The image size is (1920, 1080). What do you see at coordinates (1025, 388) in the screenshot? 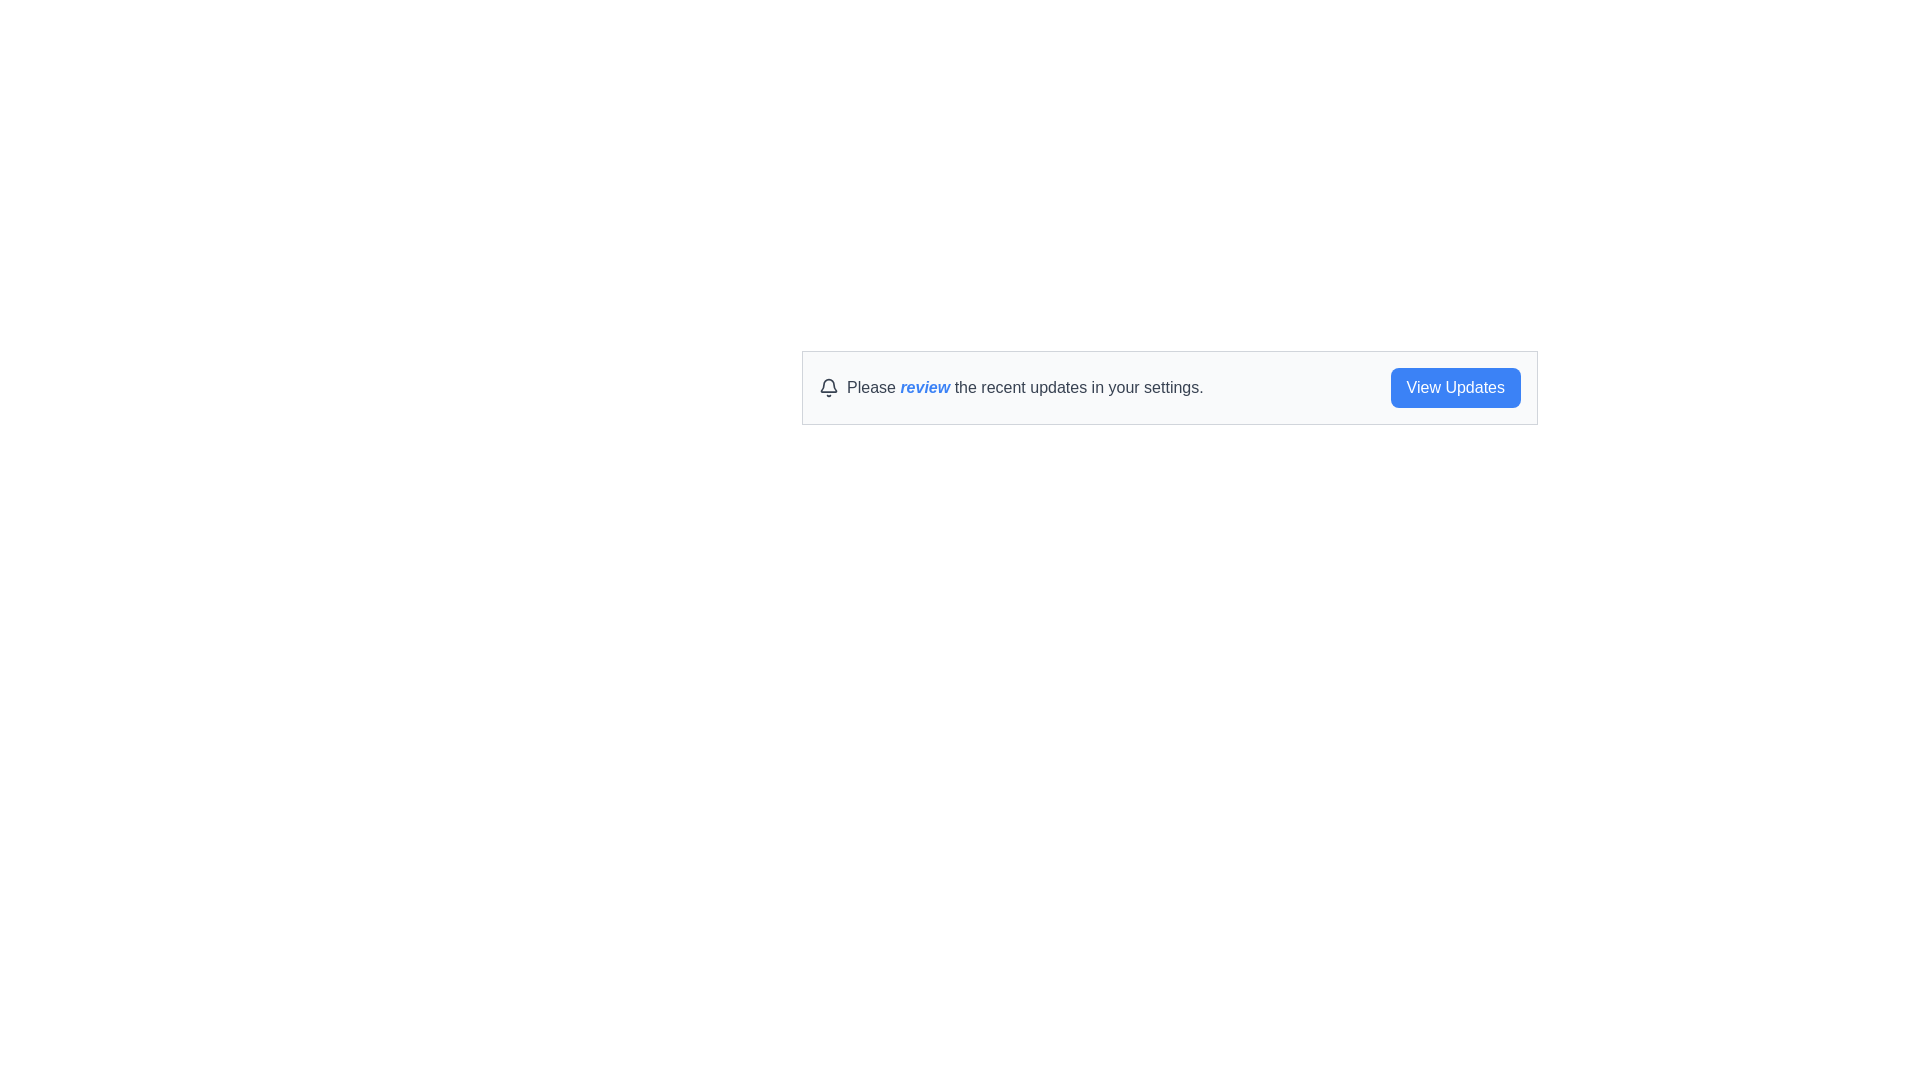
I see `the notification message displayed in the Text Display element, which informs the user of updates and encourages them to review their settings` at bounding box center [1025, 388].